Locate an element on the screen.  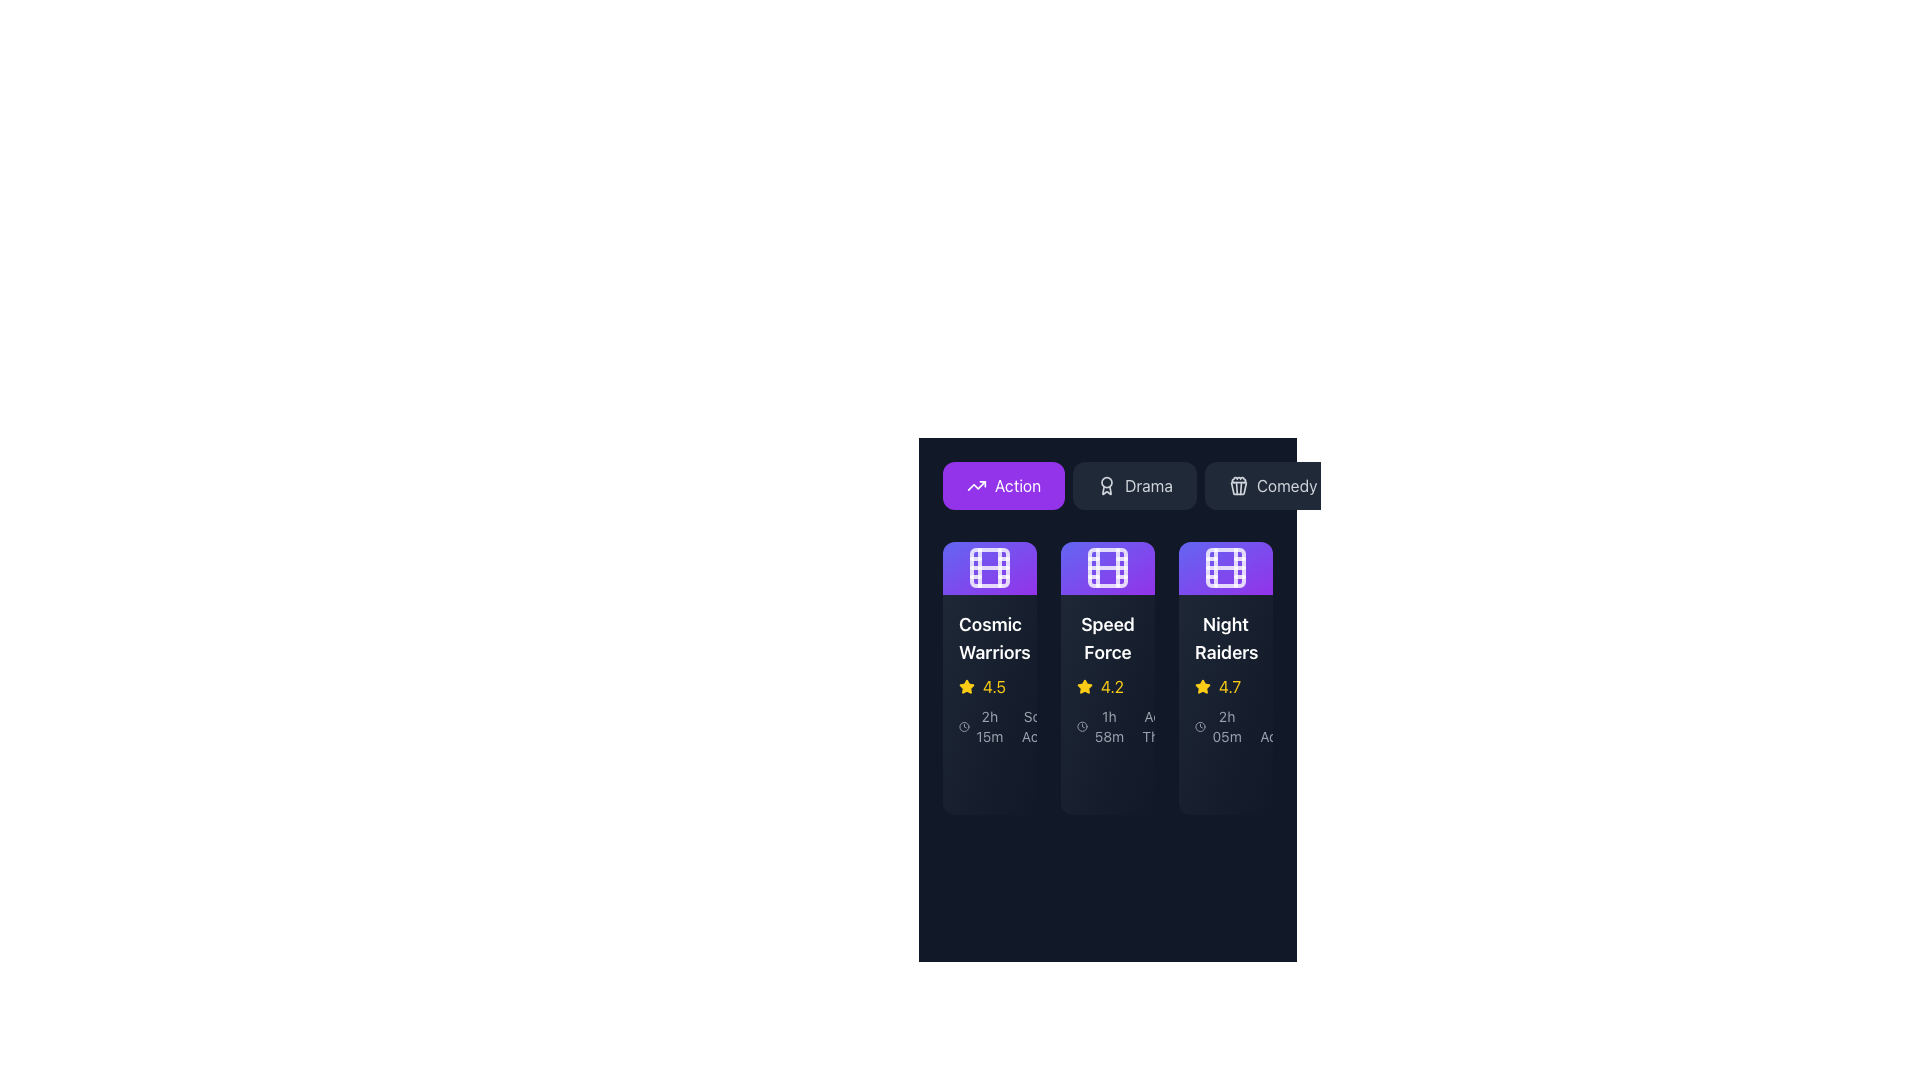
the small, filled yellow star icon located to the left of the numeric text '4.2' within the movie information card labeled 'Speed Force' is located at coordinates (1083, 685).